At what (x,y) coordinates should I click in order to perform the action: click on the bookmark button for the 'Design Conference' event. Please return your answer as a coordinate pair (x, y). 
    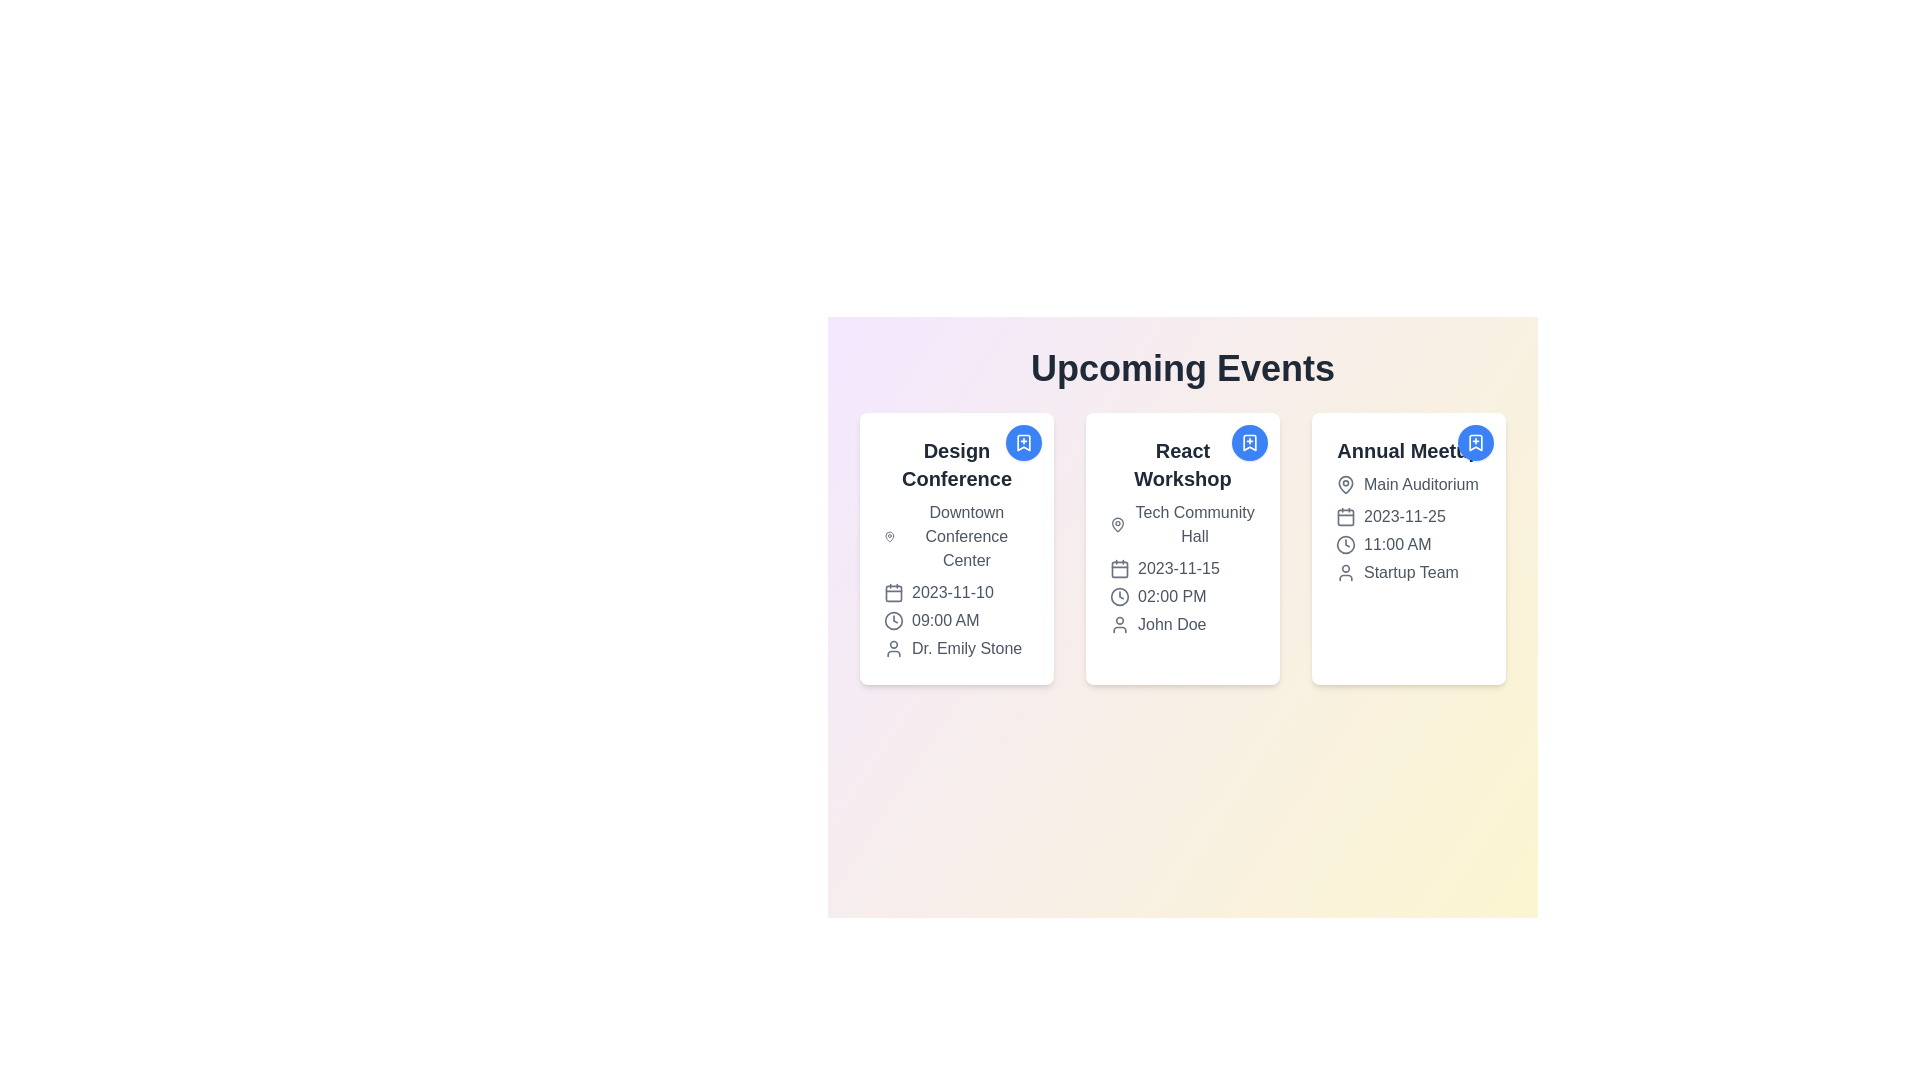
    Looking at the image, I should click on (1023, 442).